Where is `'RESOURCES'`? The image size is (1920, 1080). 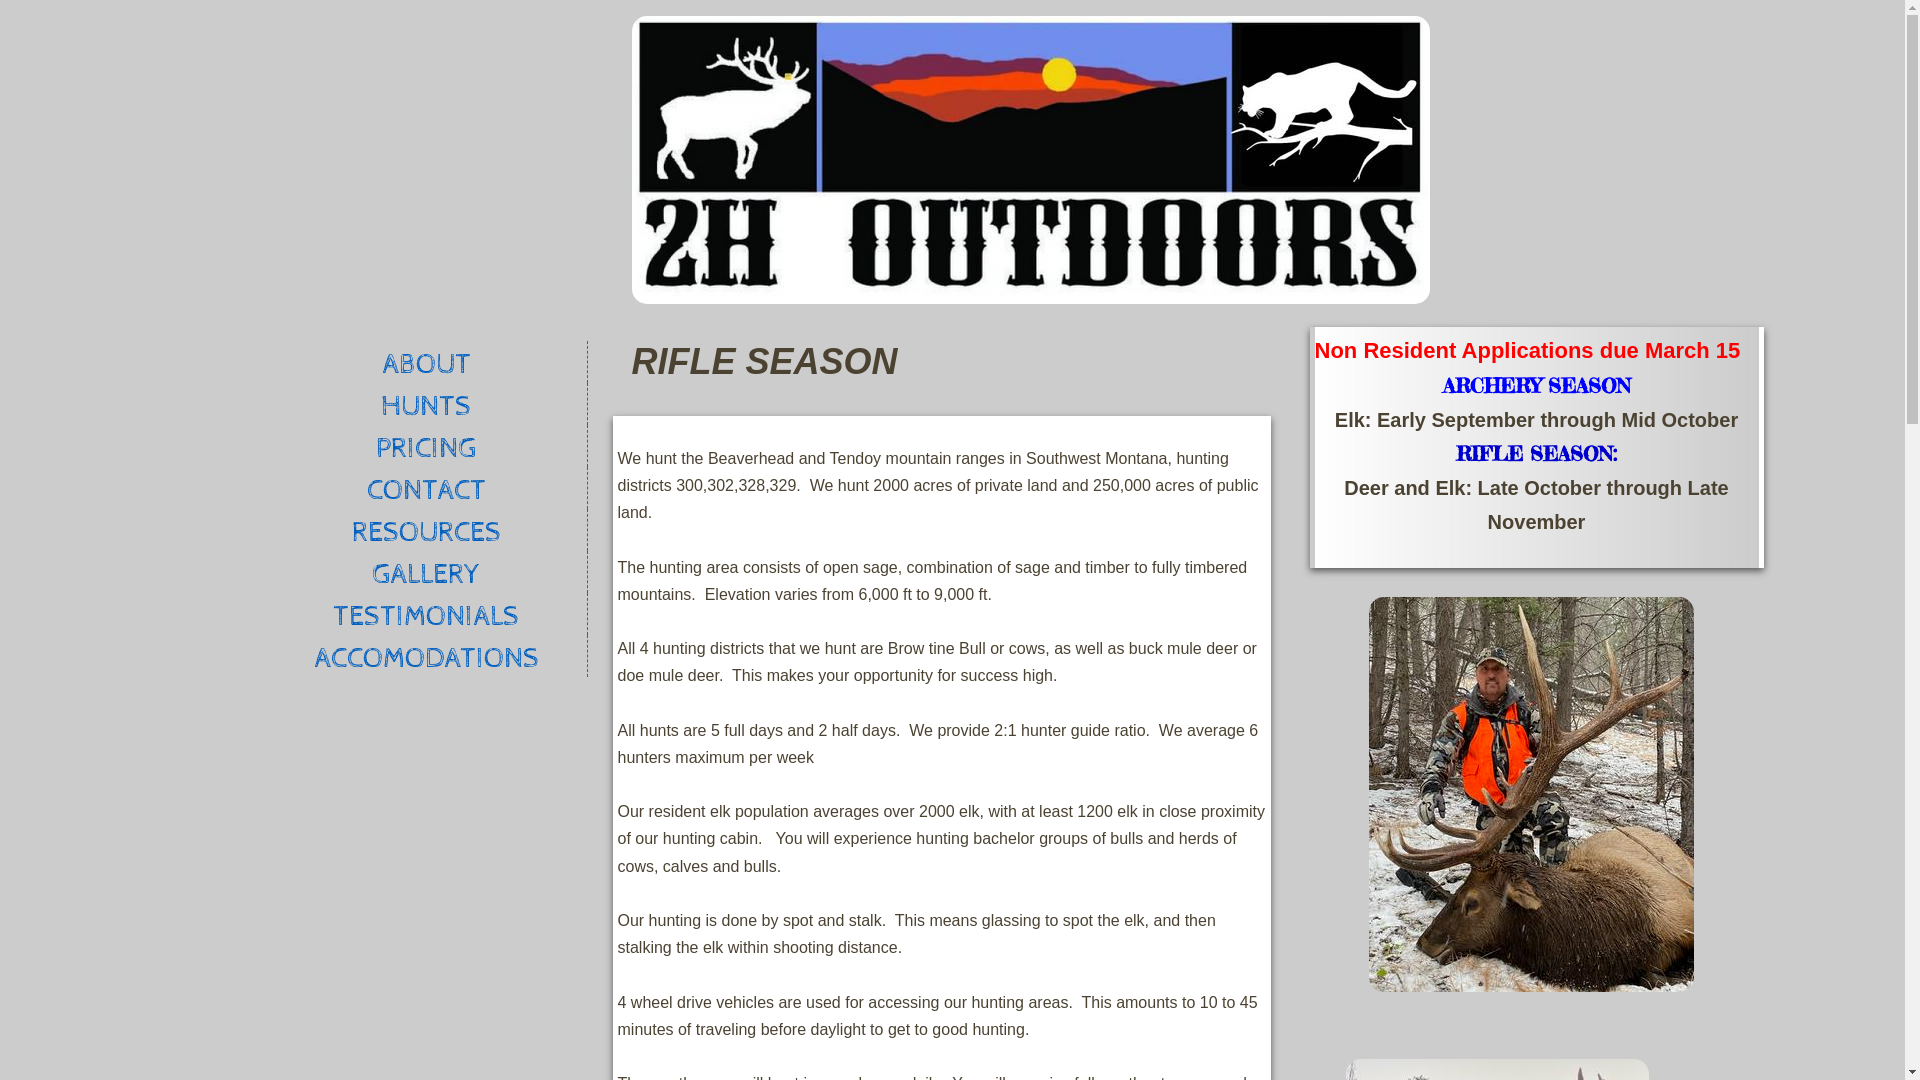 'RESOURCES' is located at coordinates (426, 528).